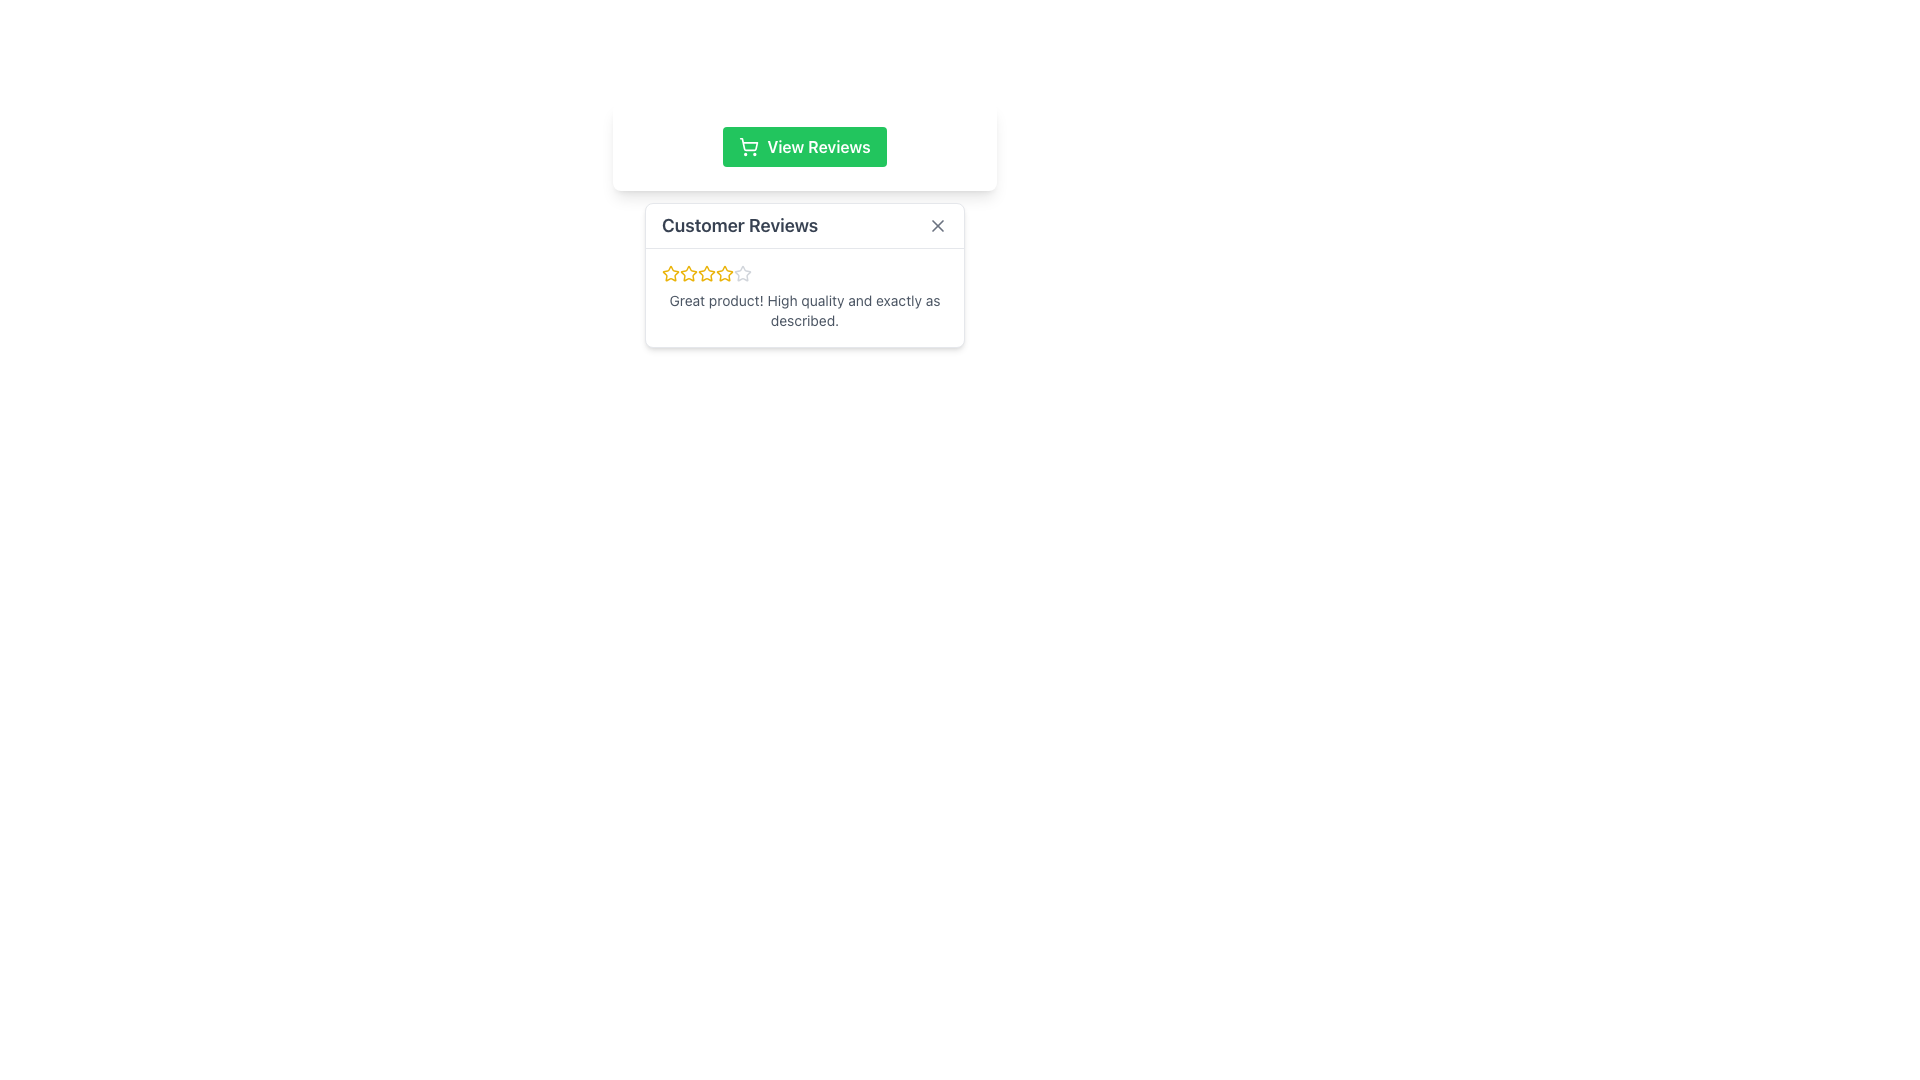  Describe the element at coordinates (723, 273) in the screenshot. I see `the sixth star icon in the 'Customer Reviews' section of the rating widget` at that location.